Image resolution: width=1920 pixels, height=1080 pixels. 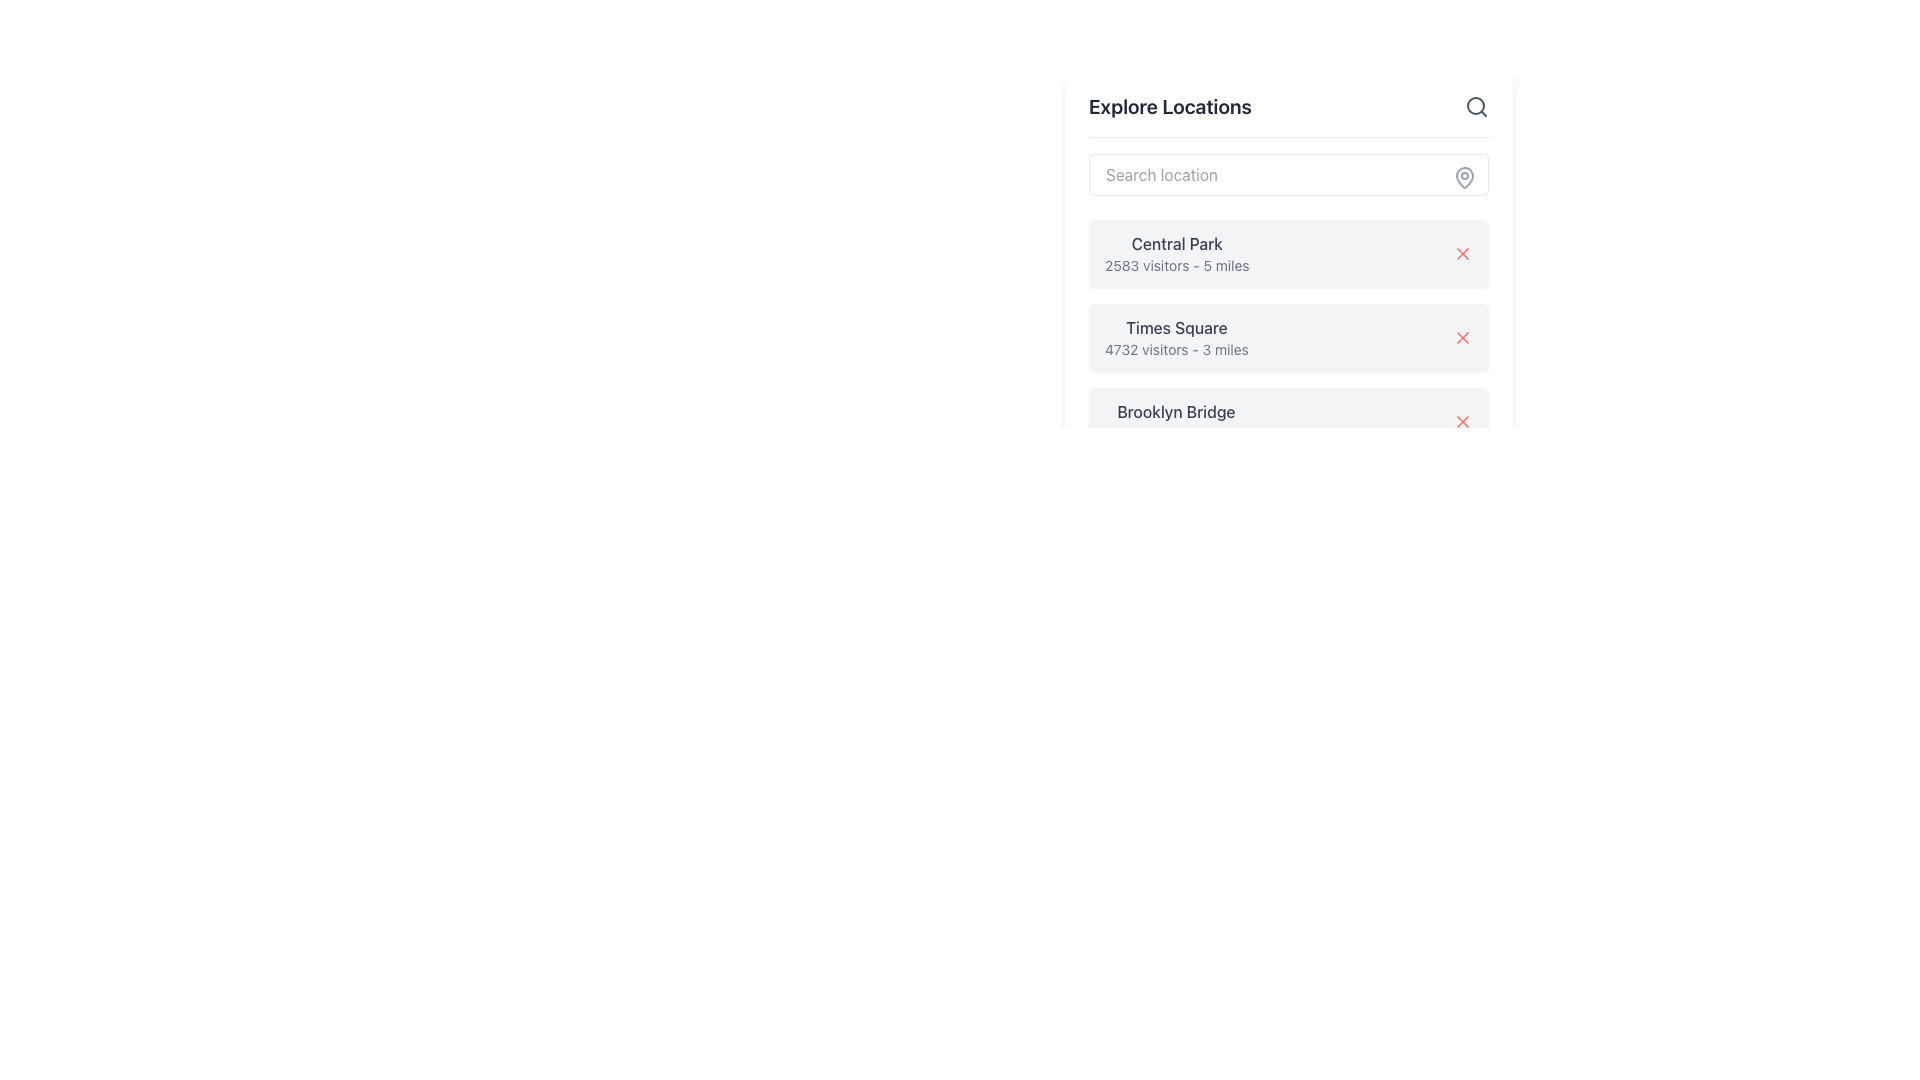 What do you see at coordinates (1463, 420) in the screenshot?
I see `the red 'X' icon button located on the far right of the 'Brooklyn Bridge' entry` at bounding box center [1463, 420].